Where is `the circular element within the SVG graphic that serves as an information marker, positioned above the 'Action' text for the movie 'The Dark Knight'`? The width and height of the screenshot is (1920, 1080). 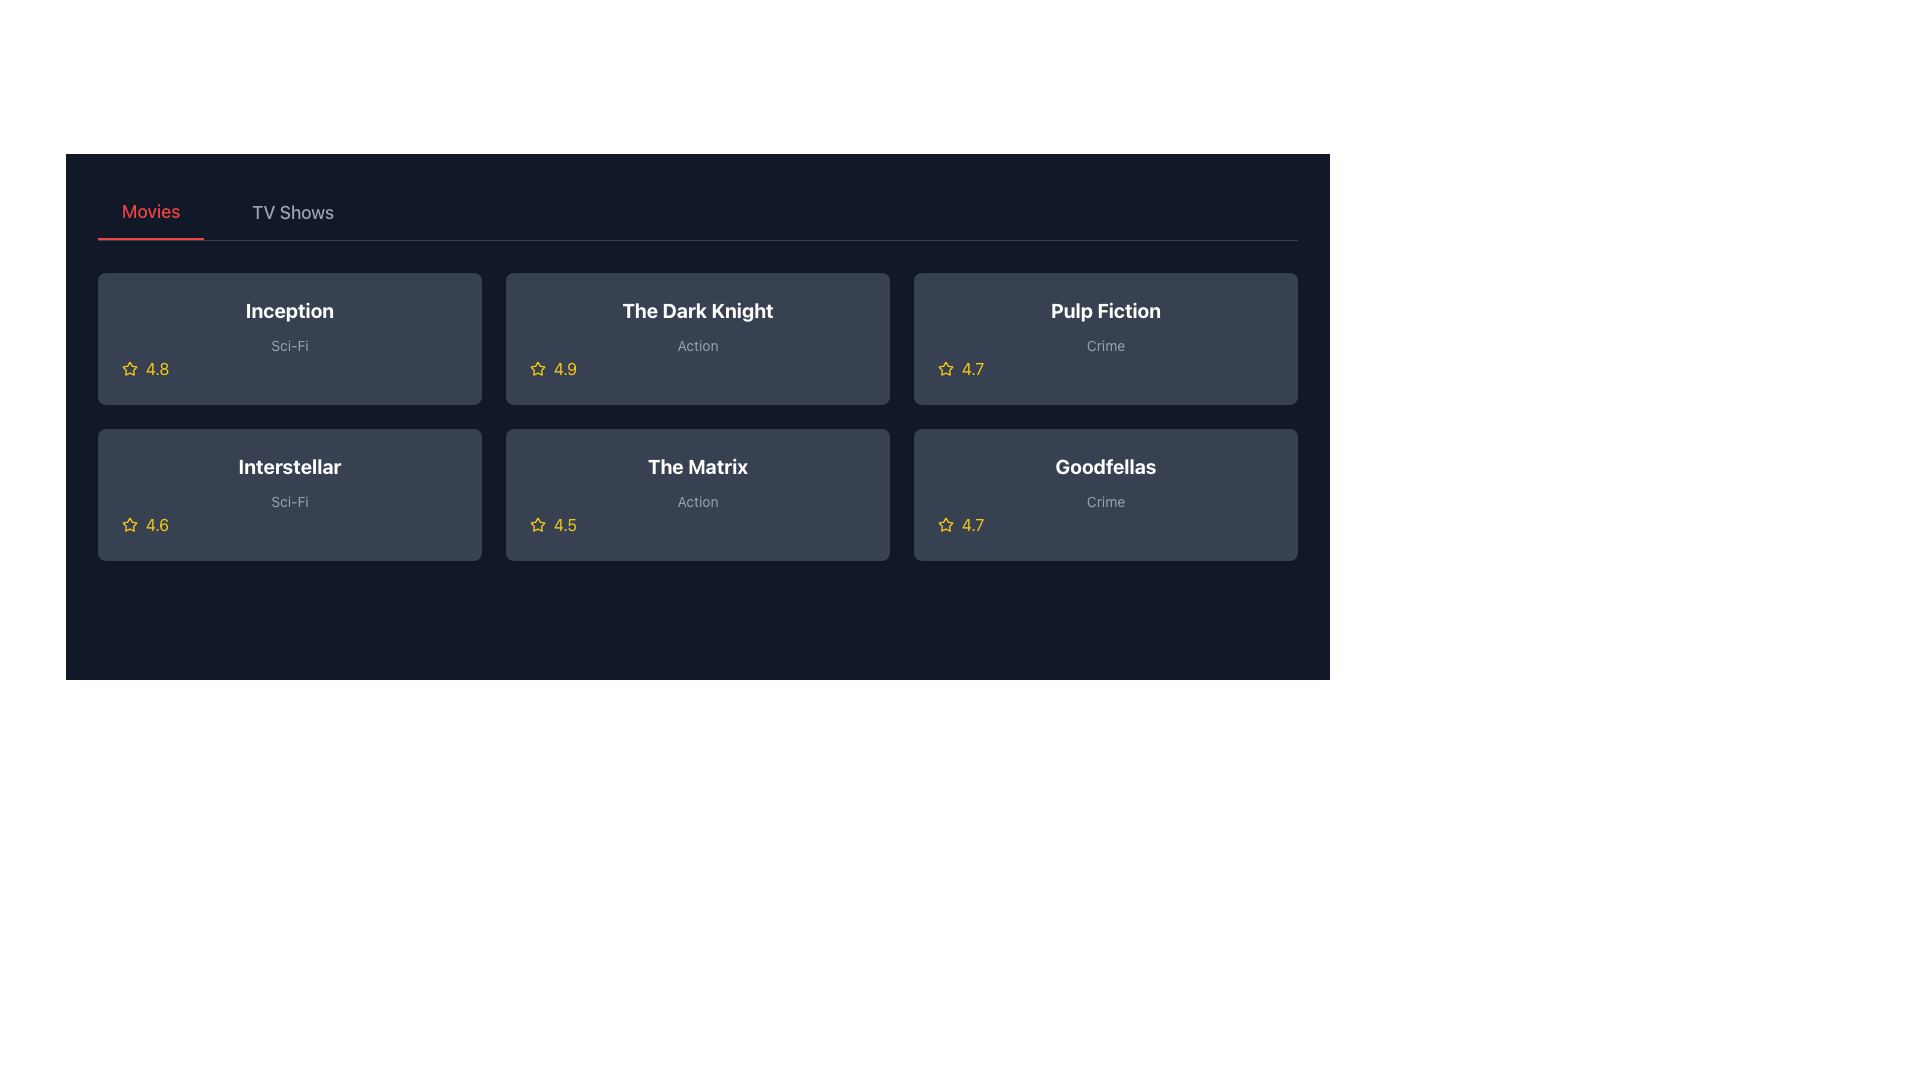 the circular element within the SVG graphic that serves as an information marker, positioned above the 'Action' text for the movie 'The Dark Knight' is located at coordinates (697, 338).